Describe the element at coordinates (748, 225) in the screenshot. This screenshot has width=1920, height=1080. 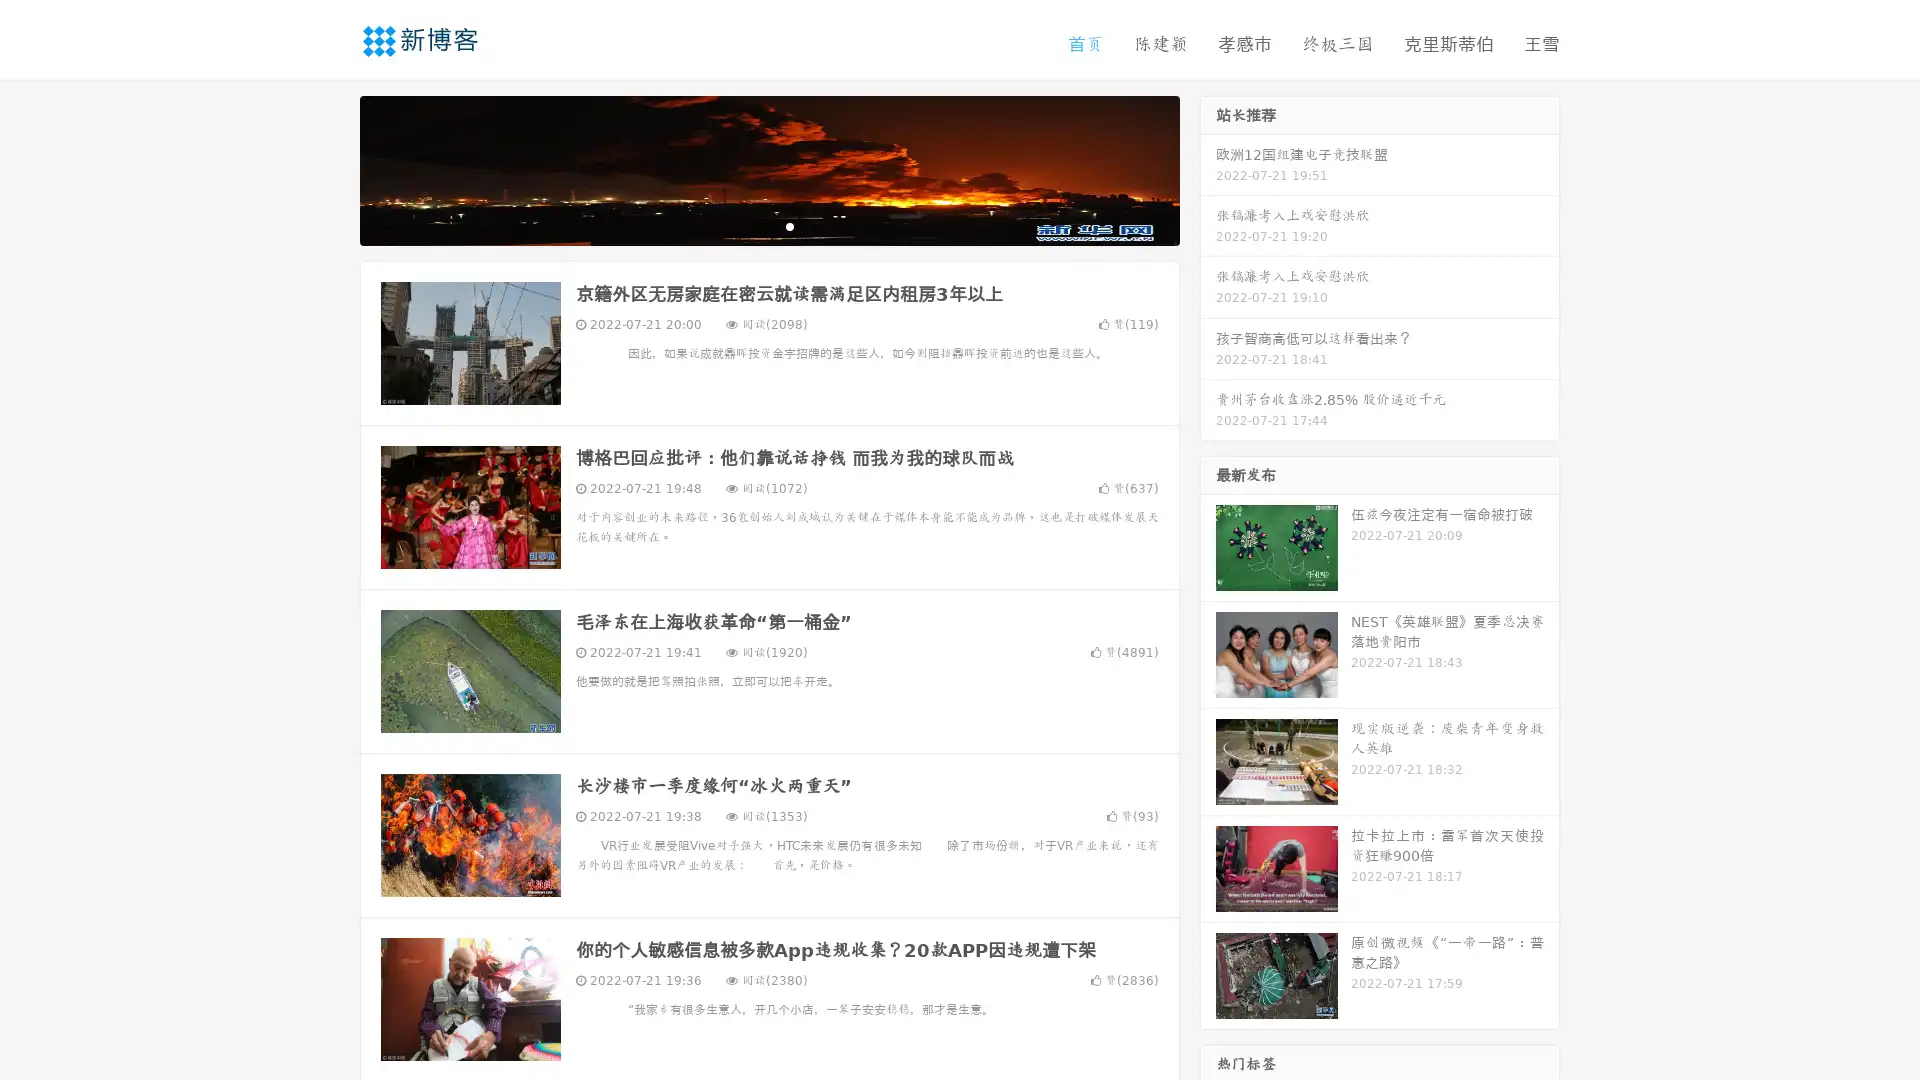
I see `Go to slide 1` at that location.